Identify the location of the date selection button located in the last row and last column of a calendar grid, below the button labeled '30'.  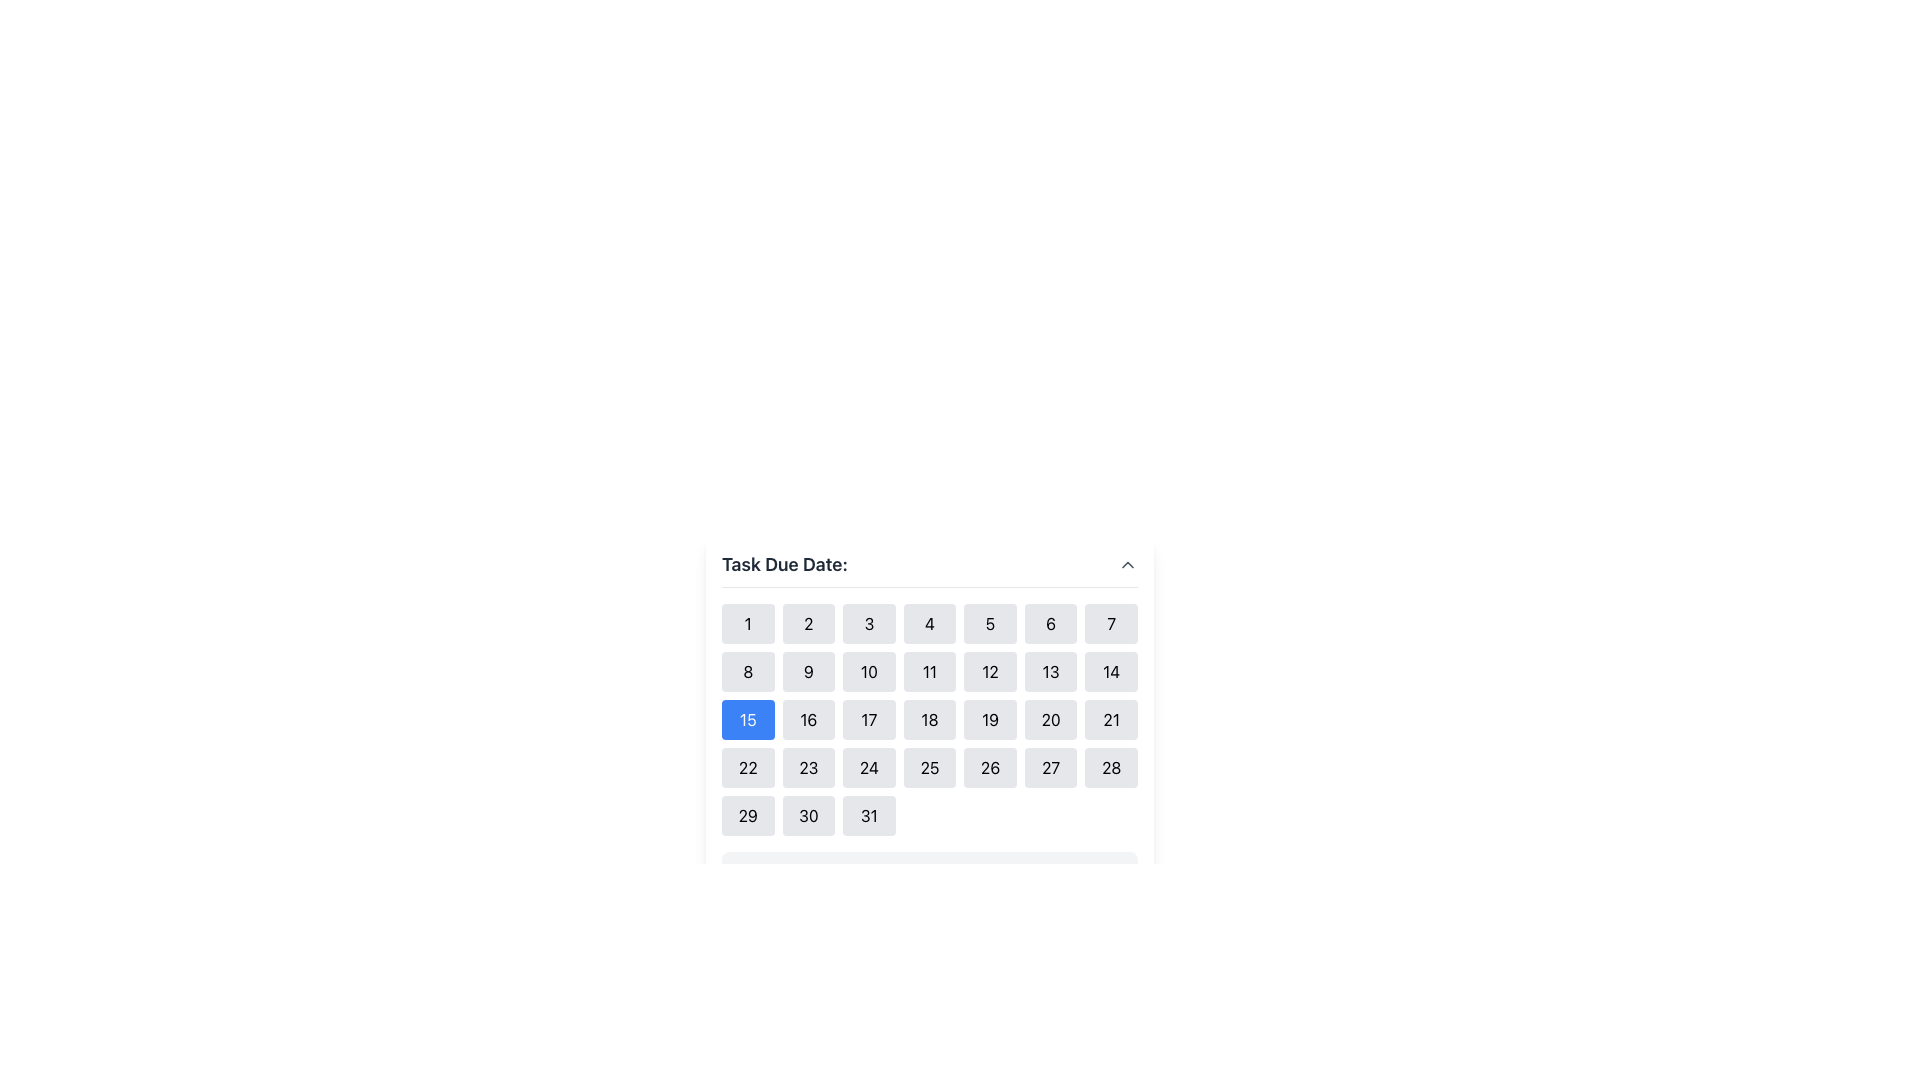
(869, 816).